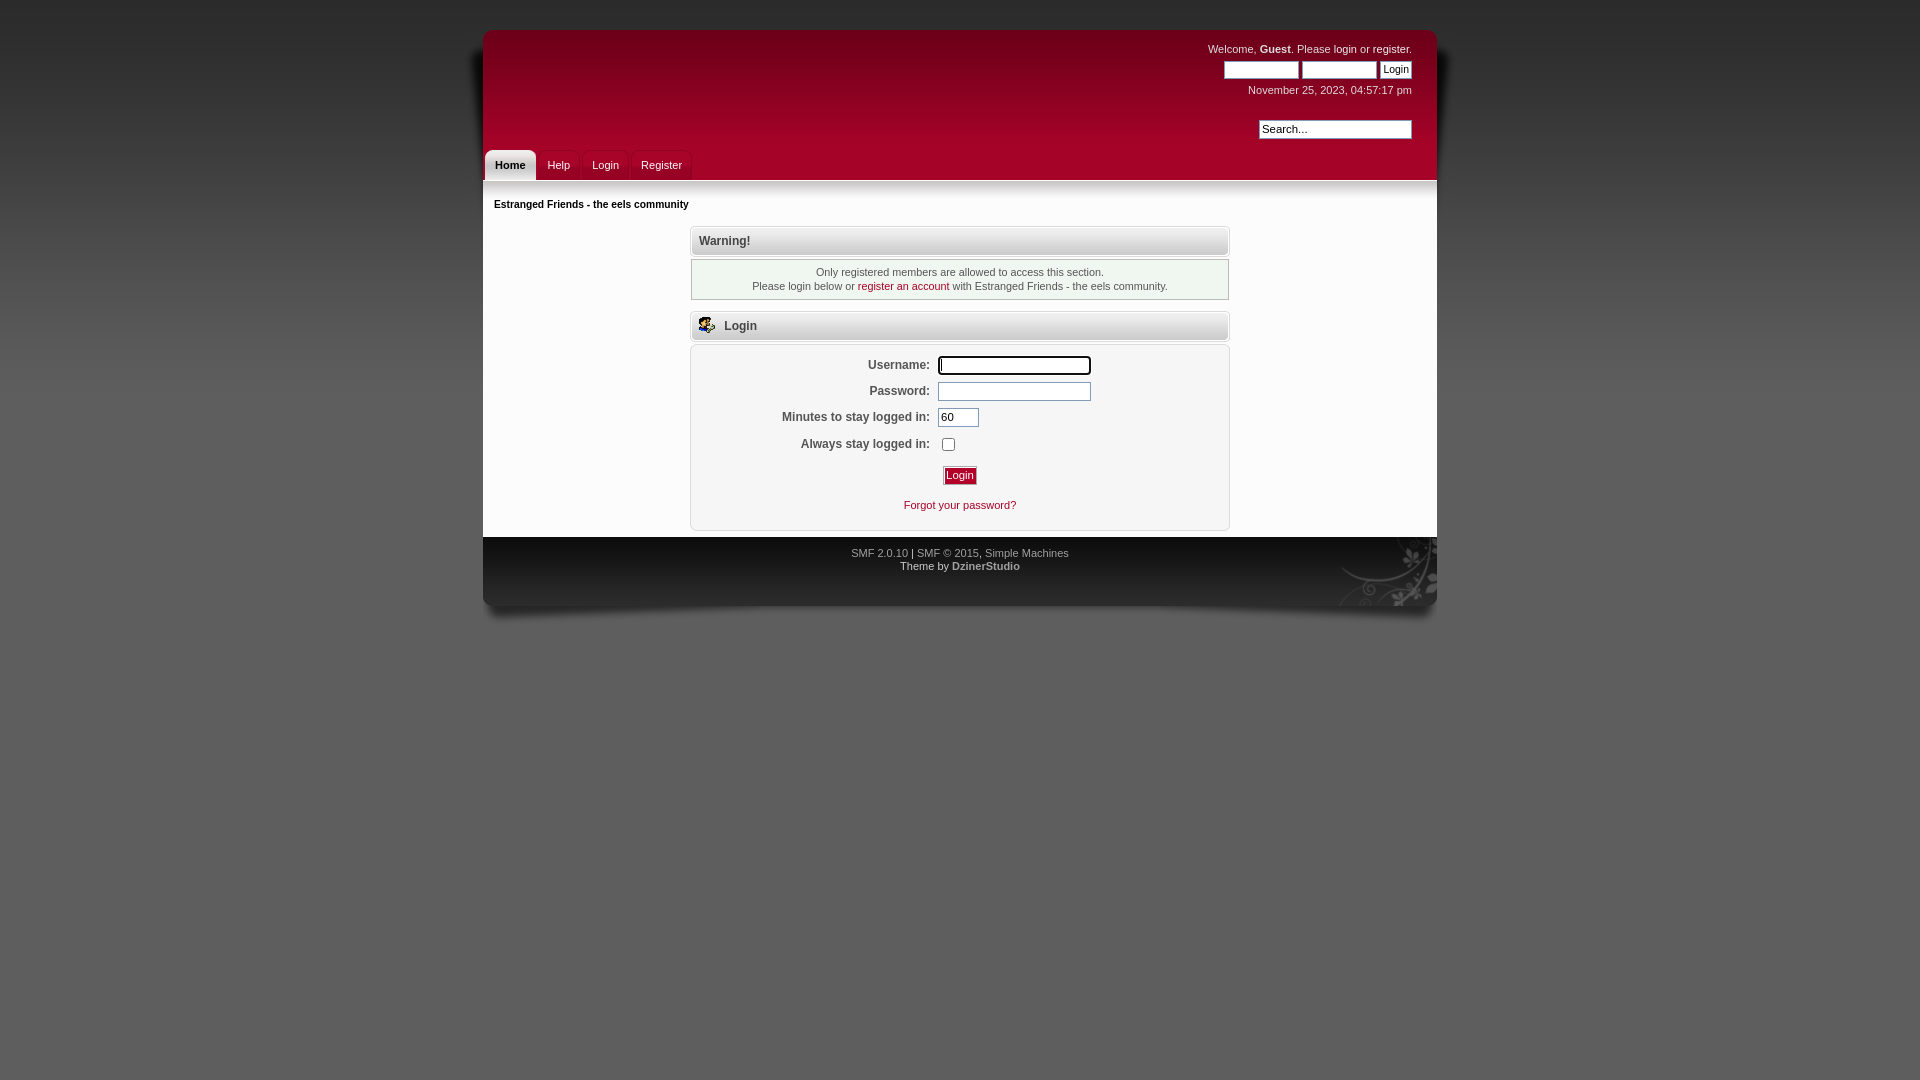 The height and width of the screenshot is (1080, 1920). I want to click on 'DzinerStudio', so click(950, 566).